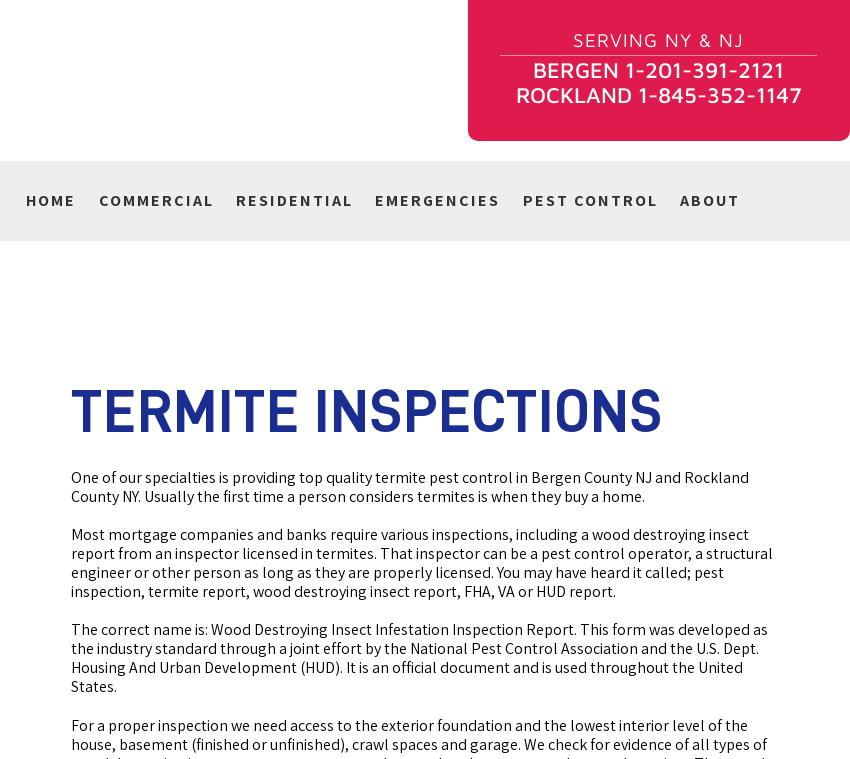 The width and height of the screenshot is (850, 759). Describe the element at coordinates (366, 411) in the screenshot. I see `'Termite Inspections'` at that location.